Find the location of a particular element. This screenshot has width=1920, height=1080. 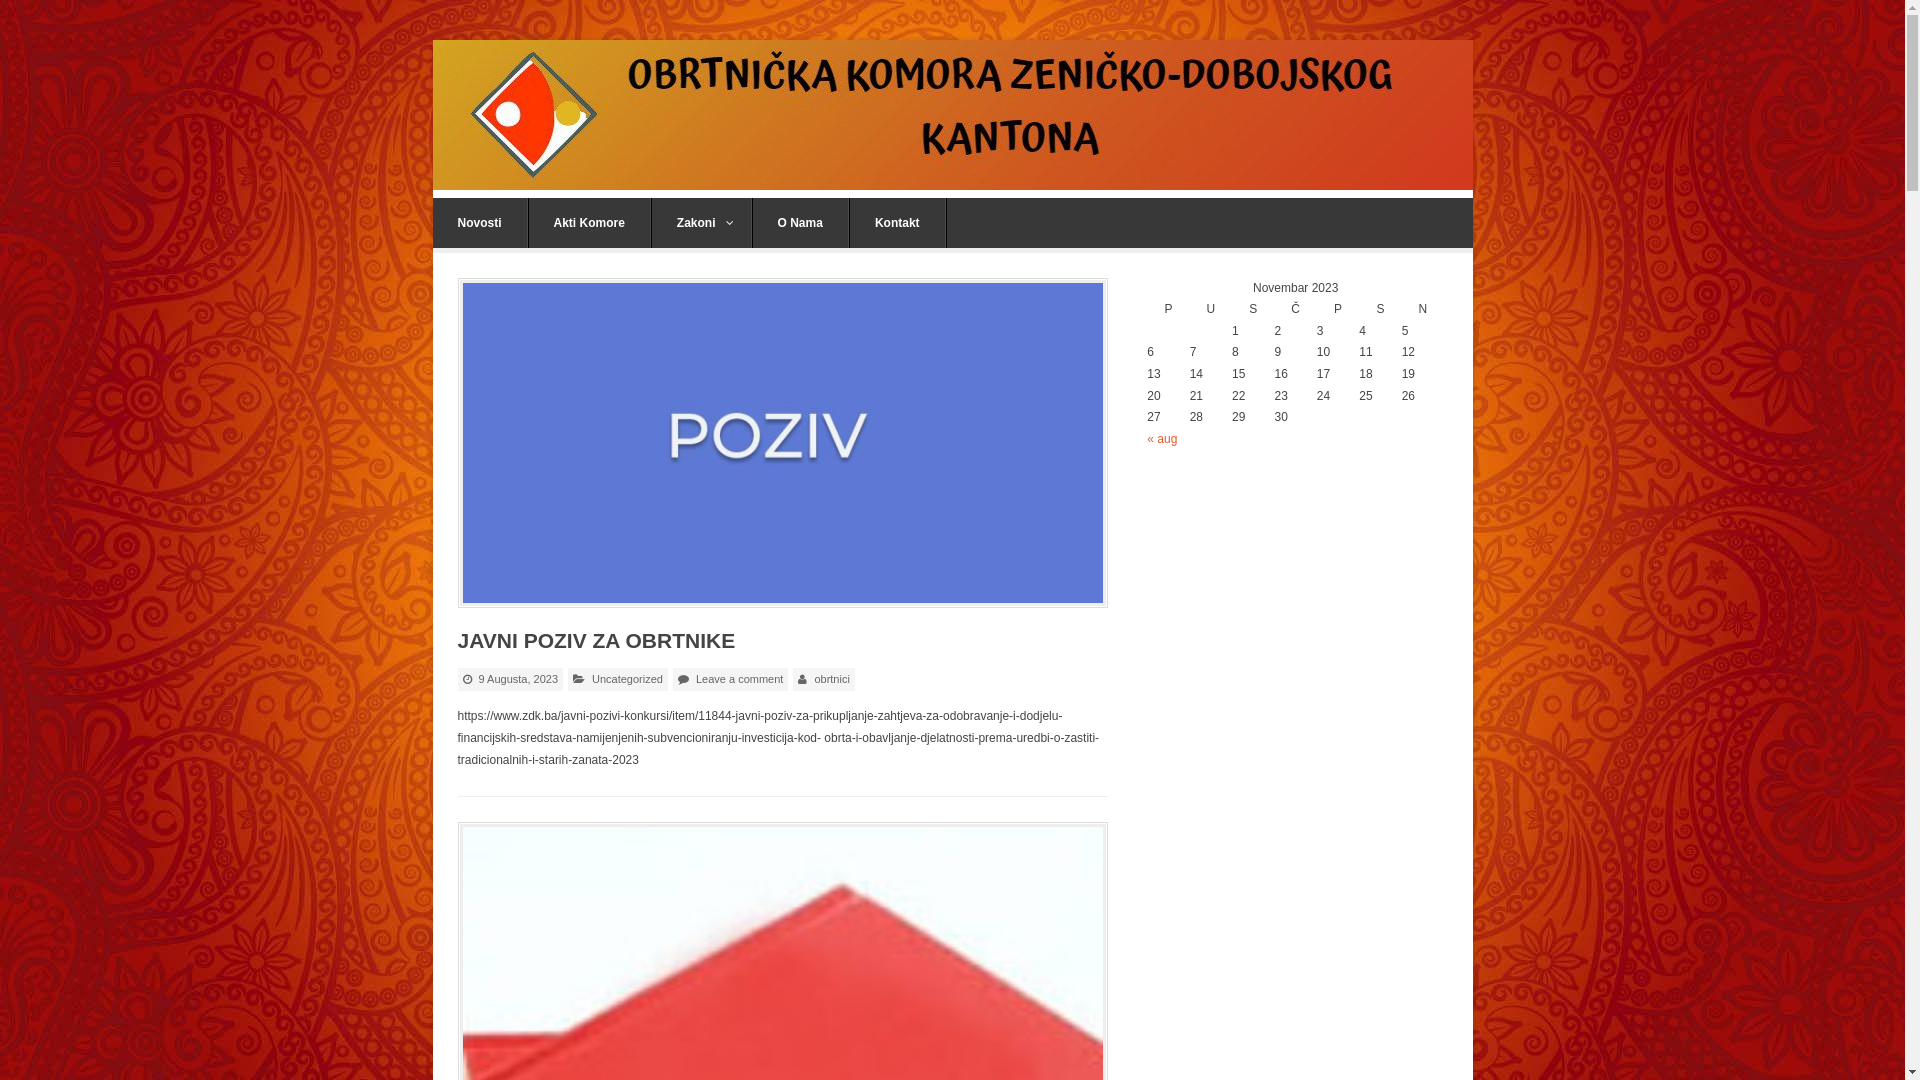

'Leave a comment' is located at coordinates (696, 677).